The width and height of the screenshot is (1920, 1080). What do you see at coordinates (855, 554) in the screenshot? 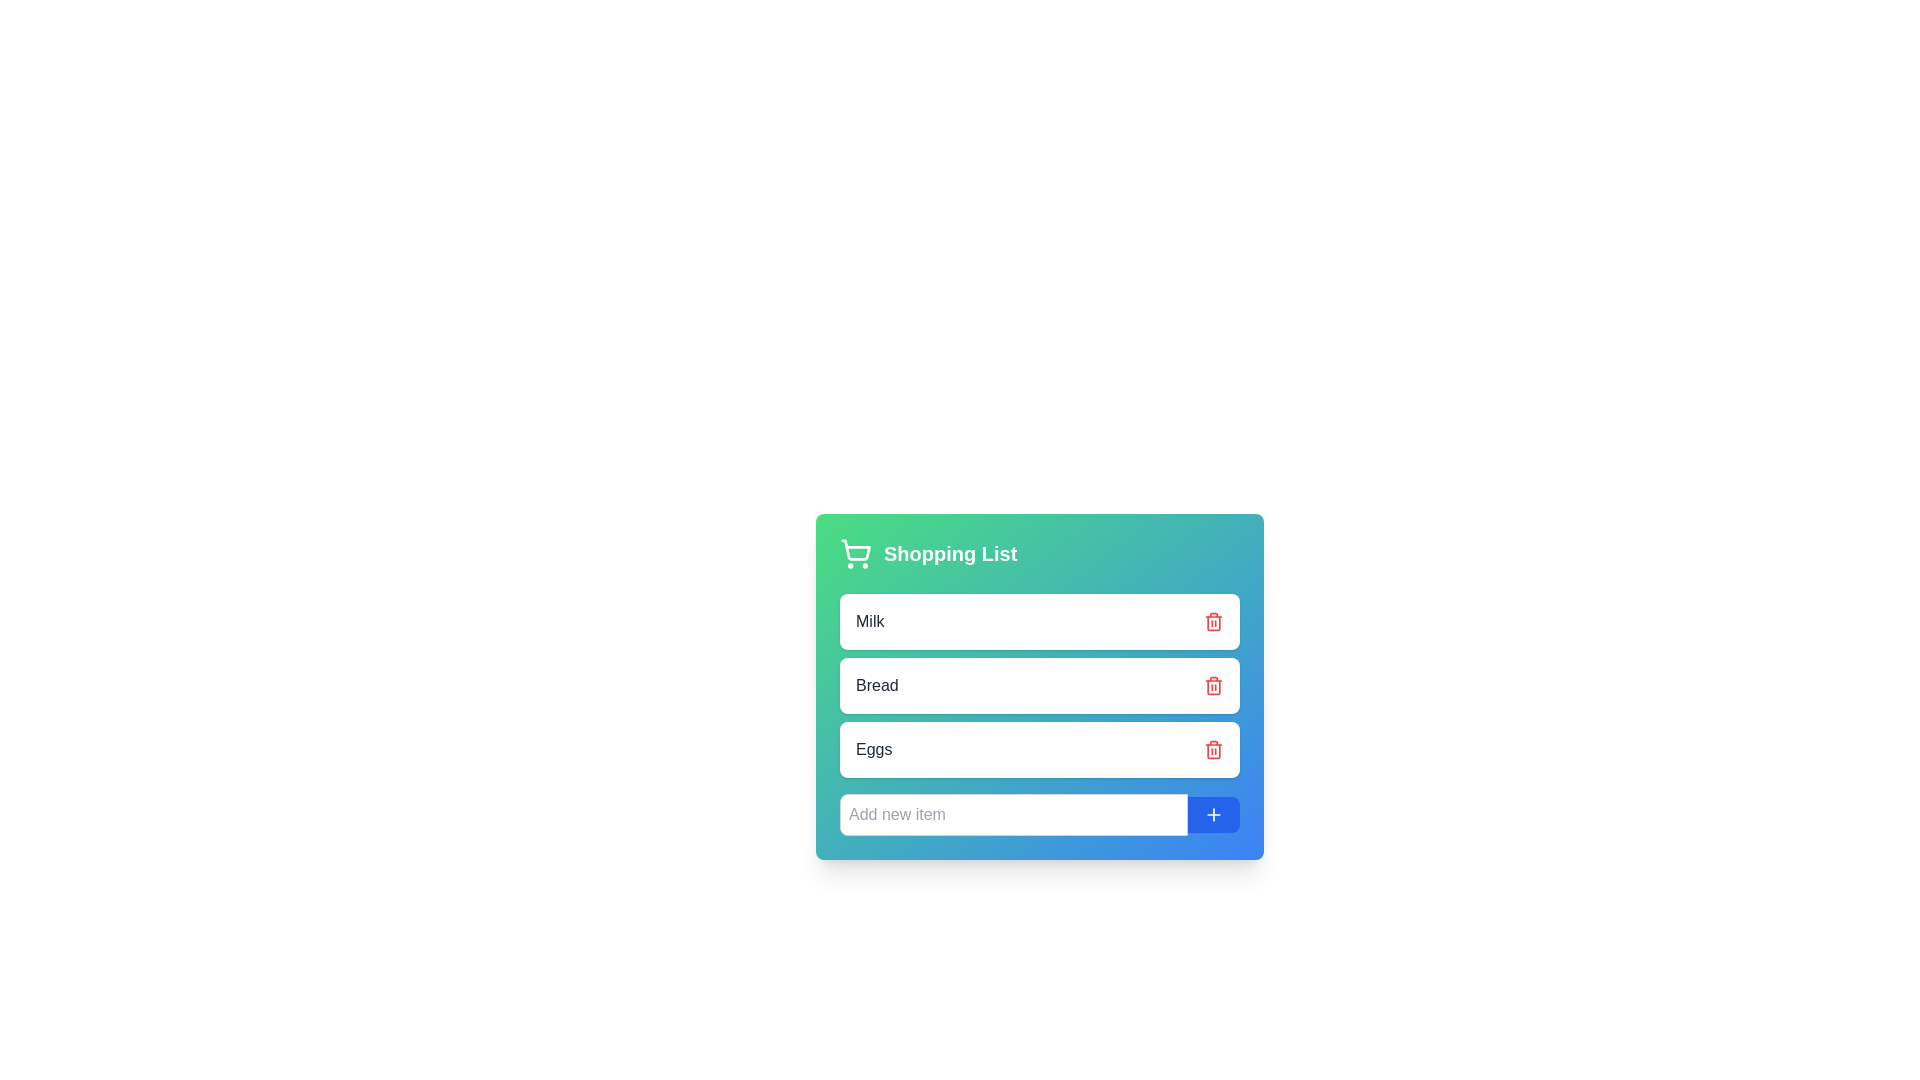
I see `the shopping cart icon with a green background and white stroke lines, located slightly to the left of the 'Shopping List' text, in the header area` at bounding box center [855, 554].